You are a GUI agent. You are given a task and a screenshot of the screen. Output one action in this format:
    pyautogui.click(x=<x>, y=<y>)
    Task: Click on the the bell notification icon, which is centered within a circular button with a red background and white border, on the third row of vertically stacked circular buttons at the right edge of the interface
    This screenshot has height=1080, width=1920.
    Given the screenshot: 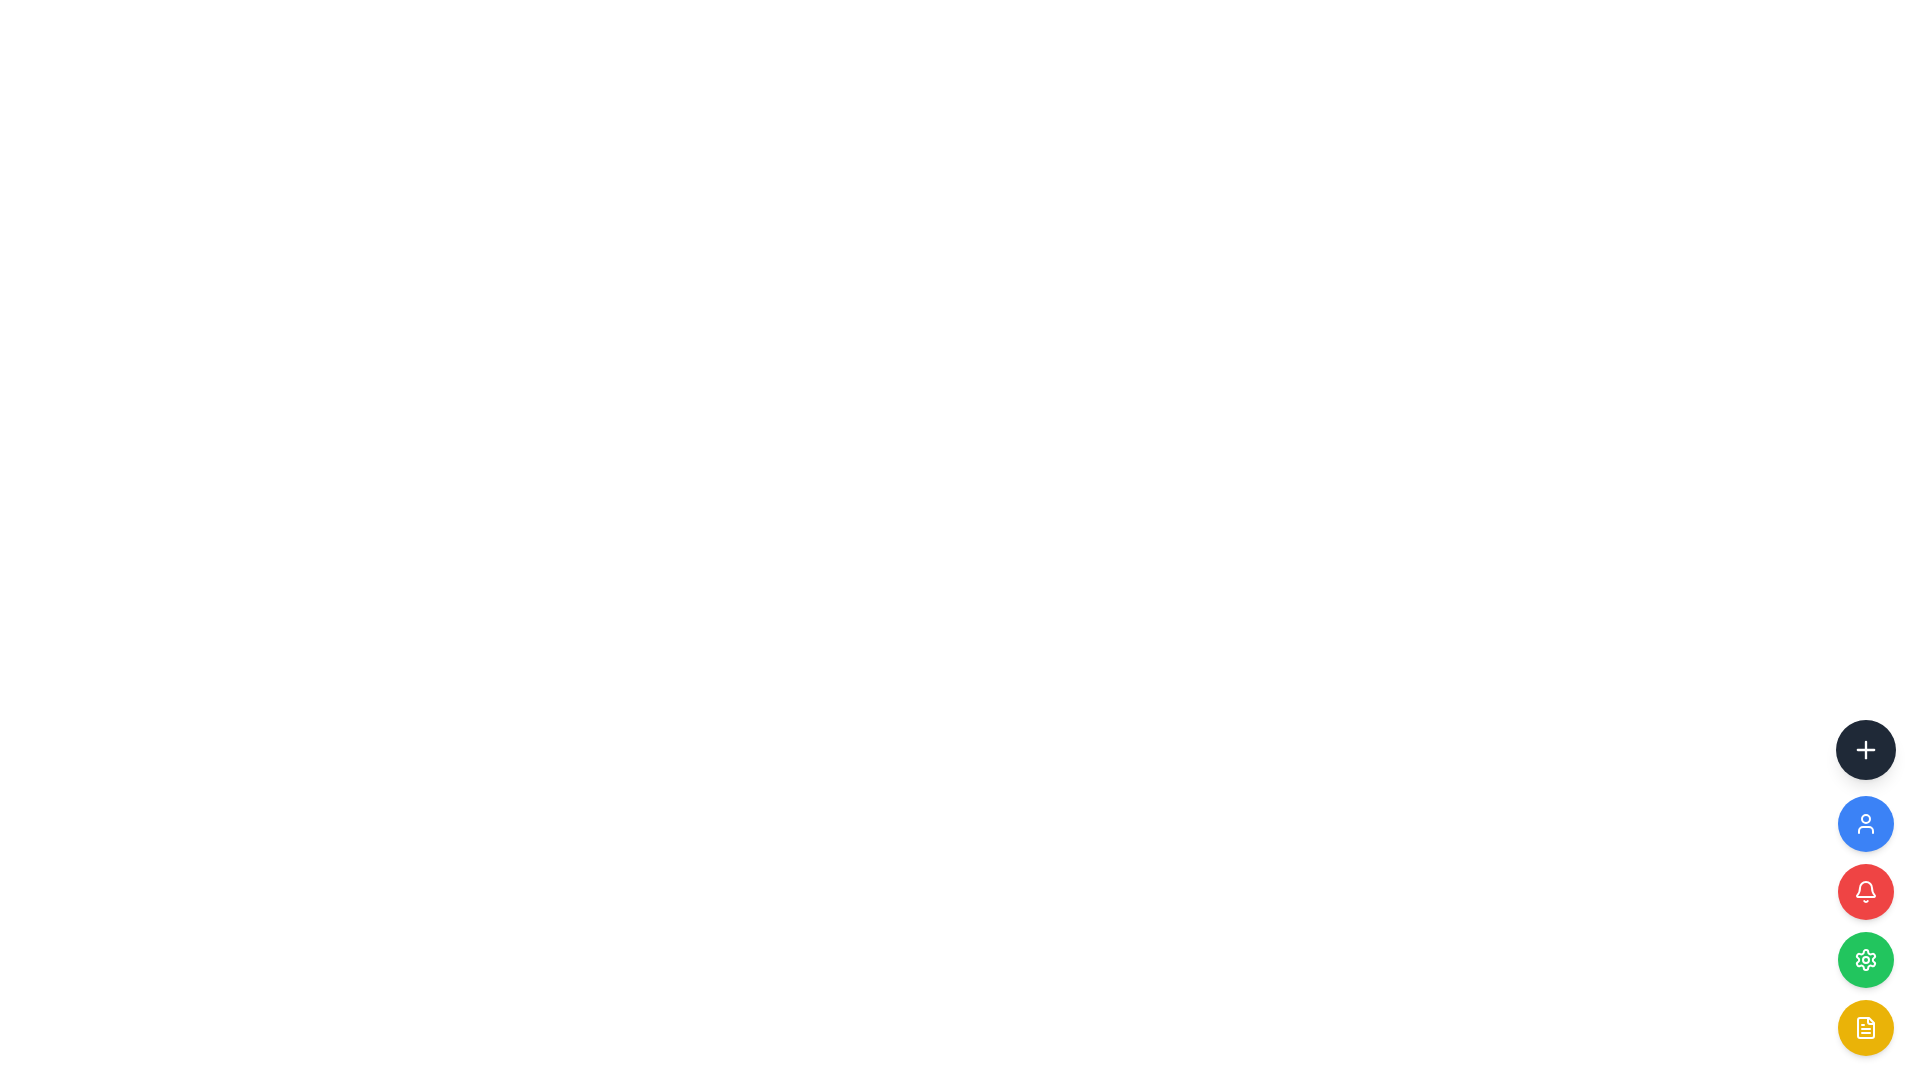 What is the action you would take?
    pyautogui.click(x=1865, y=890)
    